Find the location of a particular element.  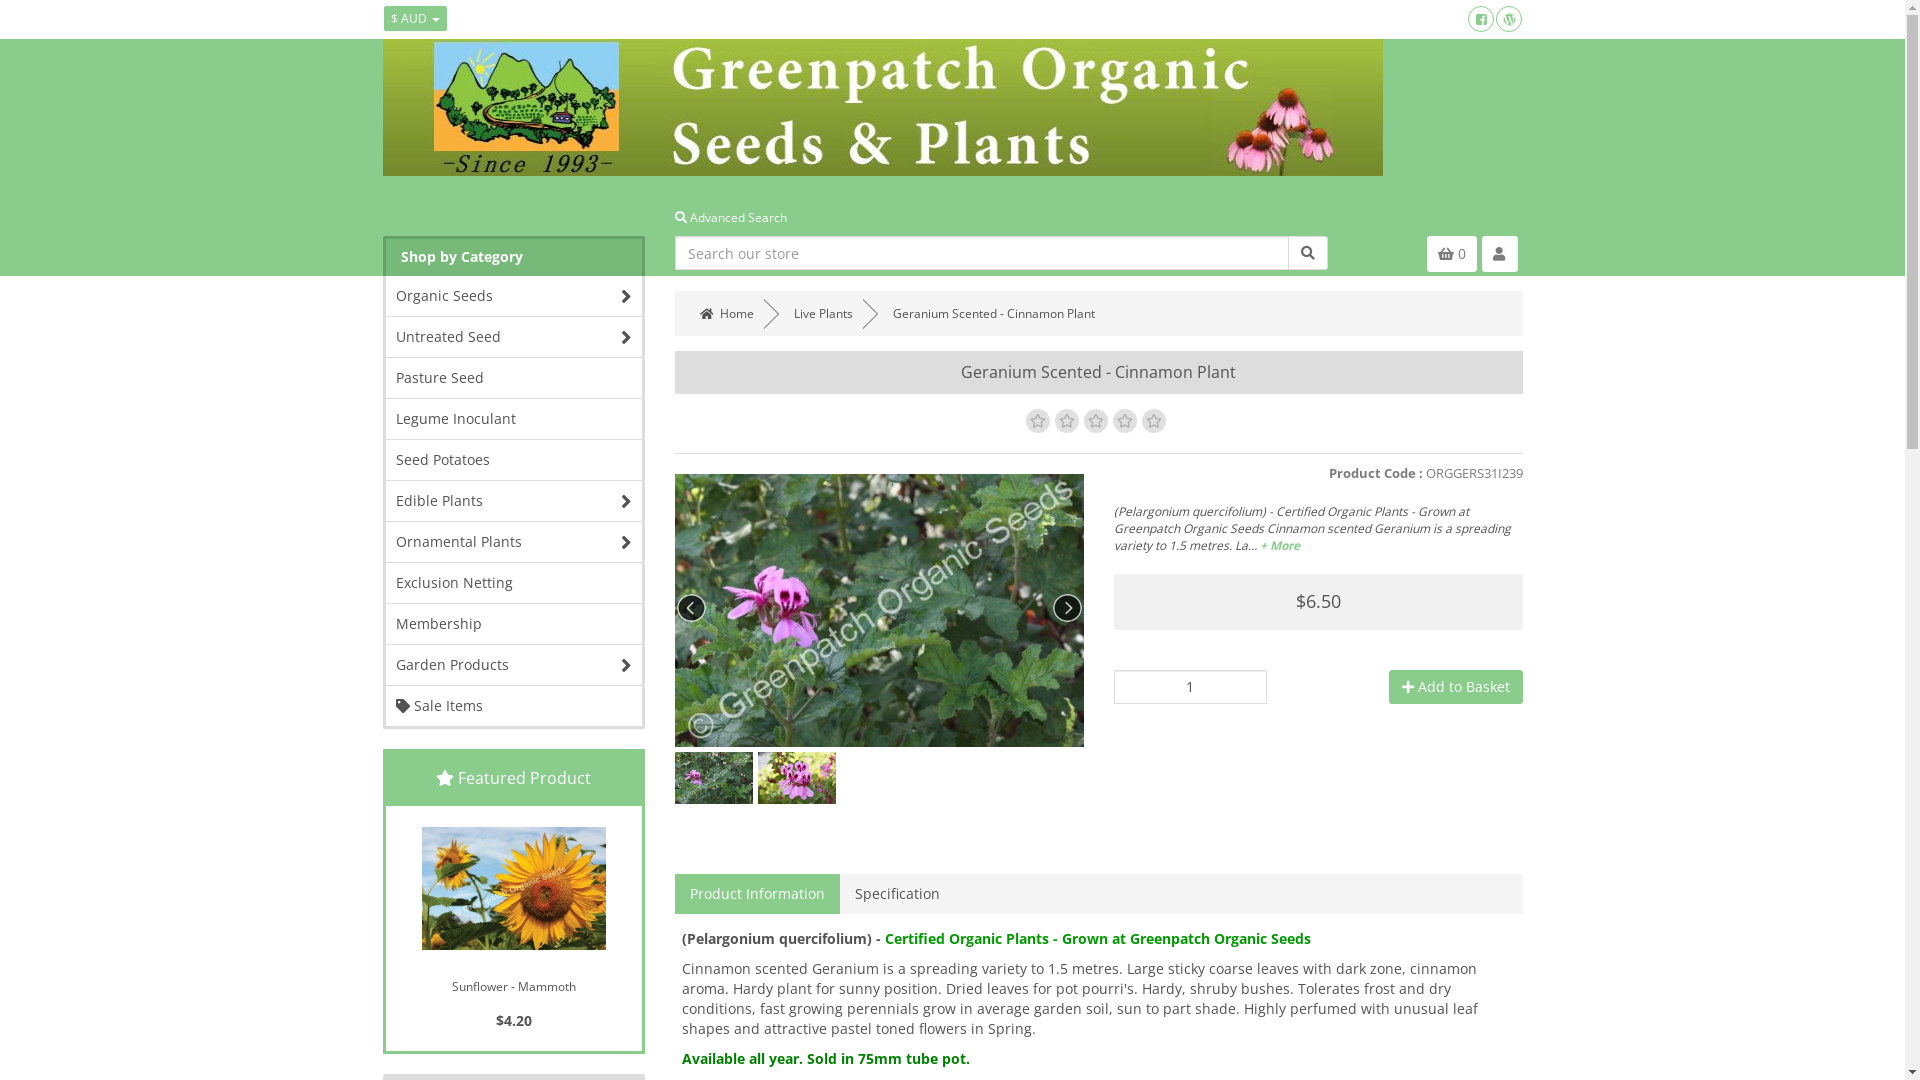

'Product Information' is located at coordinates (675, 893).